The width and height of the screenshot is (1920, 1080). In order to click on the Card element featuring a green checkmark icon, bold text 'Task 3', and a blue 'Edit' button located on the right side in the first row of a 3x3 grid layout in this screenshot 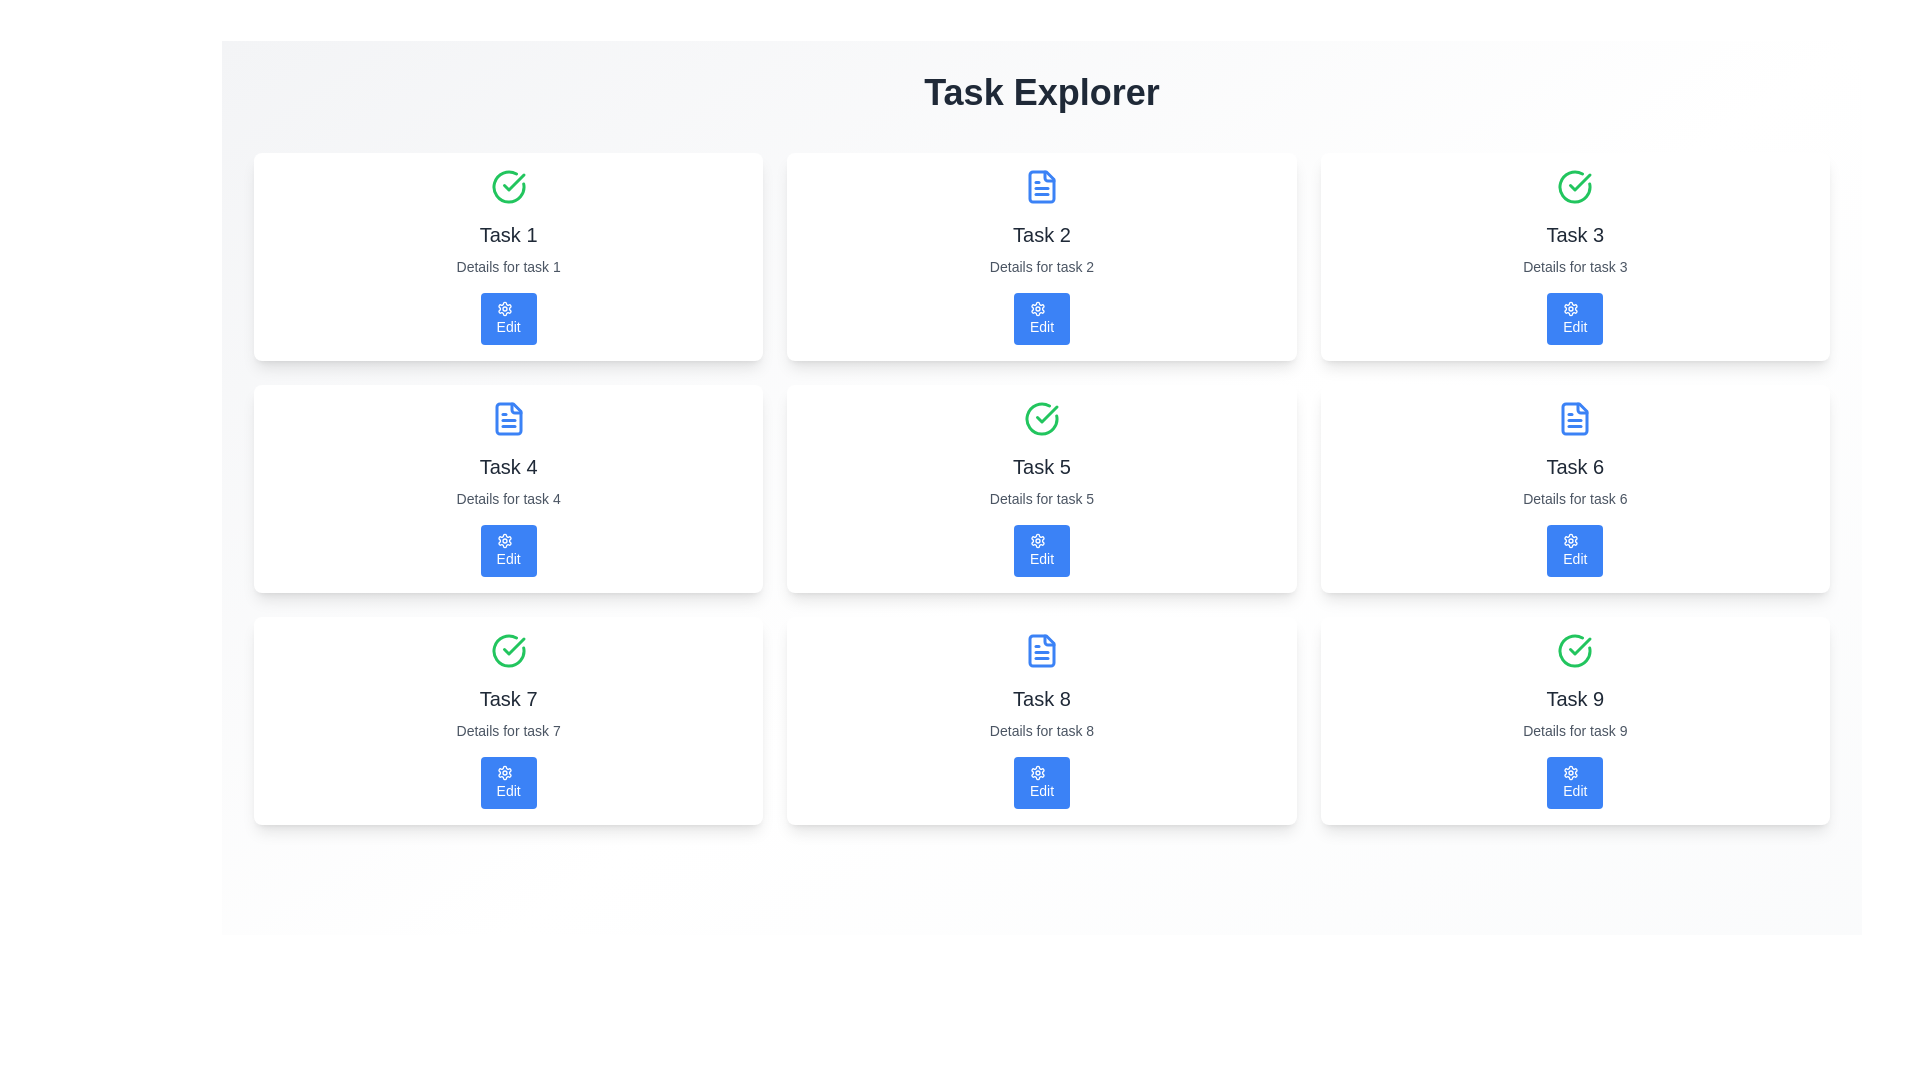, I will do `click(1574, 256)`.